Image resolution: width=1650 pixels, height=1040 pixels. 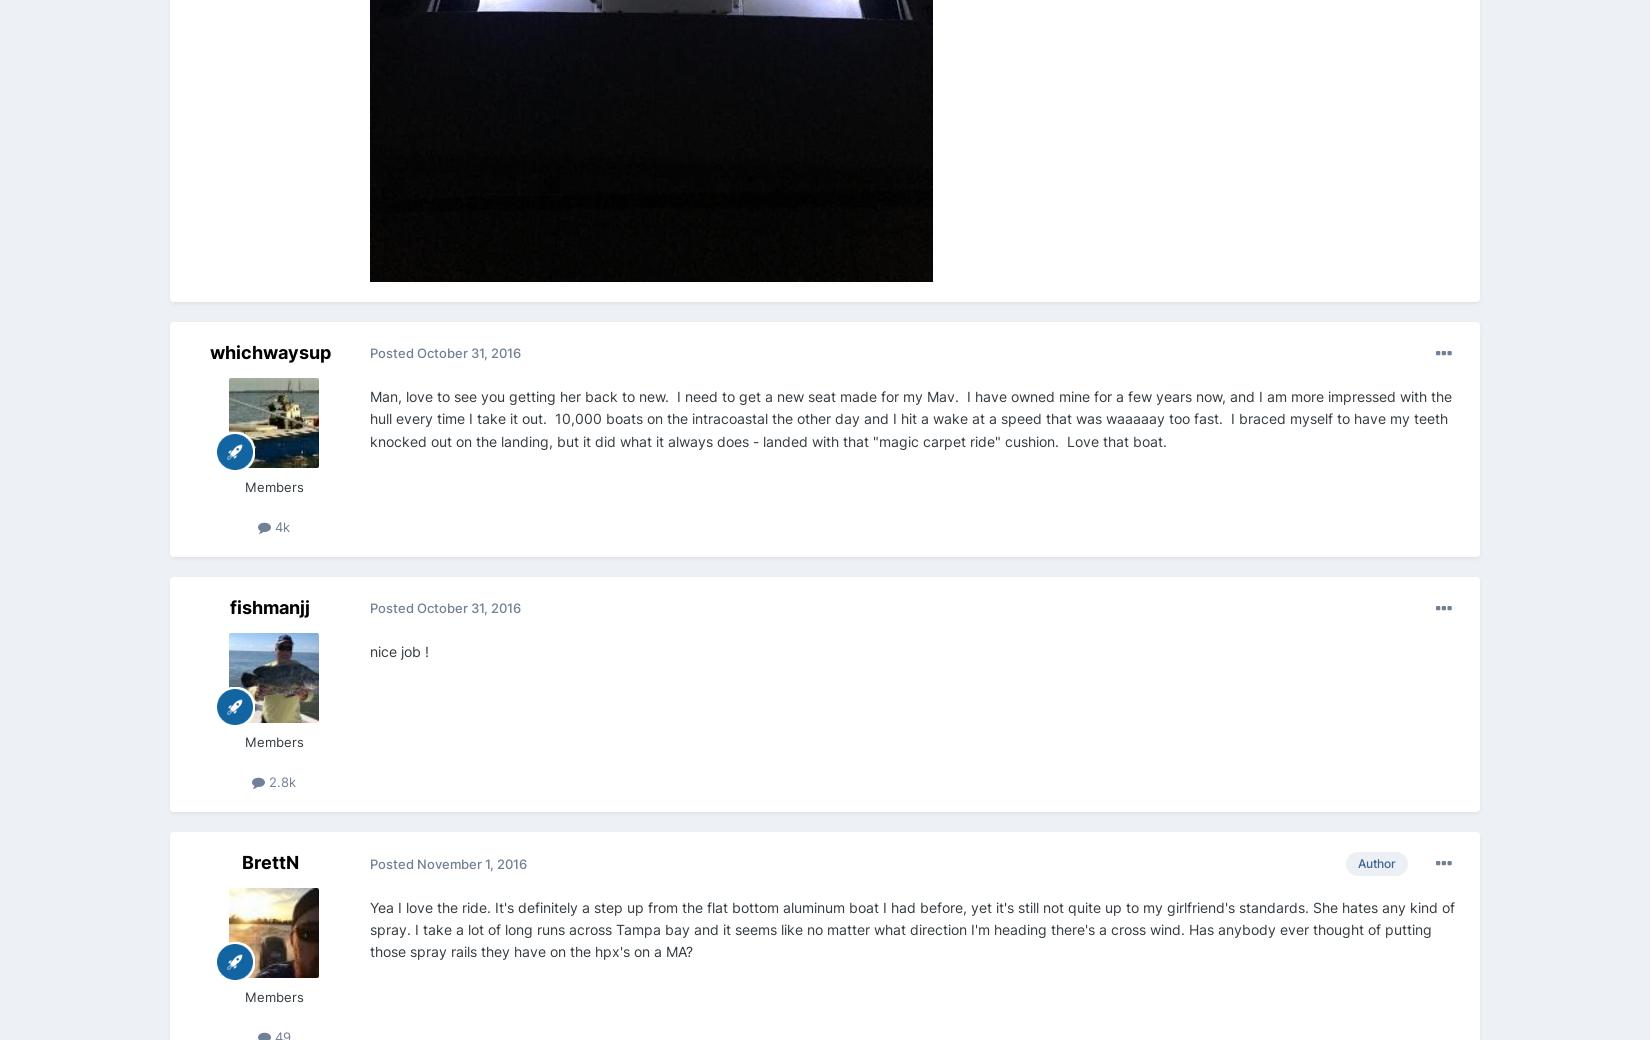 What do you see at coordinates (1375, 862) in the screenshot?
I see `'Author'` at bounding box center [1375, 862].